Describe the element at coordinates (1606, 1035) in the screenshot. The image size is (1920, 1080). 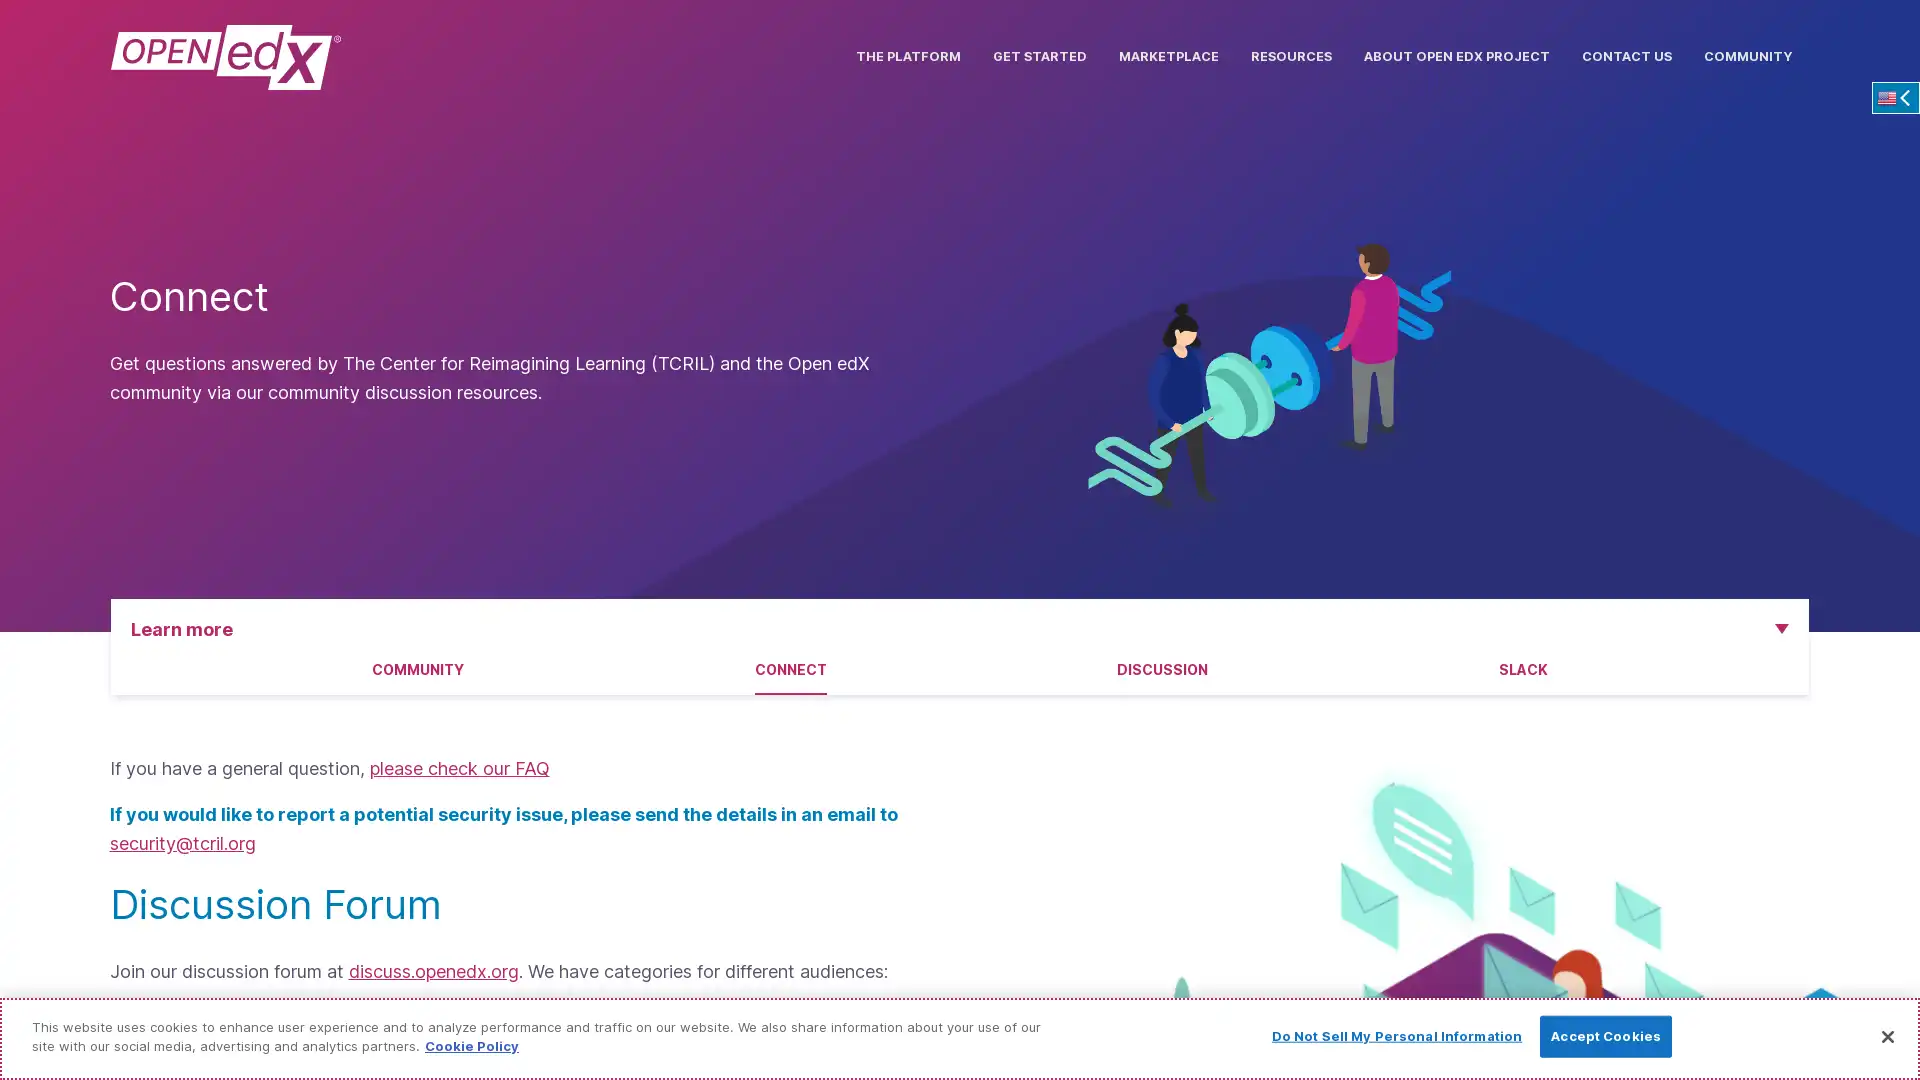
I see `Accept Cookies` at that location.